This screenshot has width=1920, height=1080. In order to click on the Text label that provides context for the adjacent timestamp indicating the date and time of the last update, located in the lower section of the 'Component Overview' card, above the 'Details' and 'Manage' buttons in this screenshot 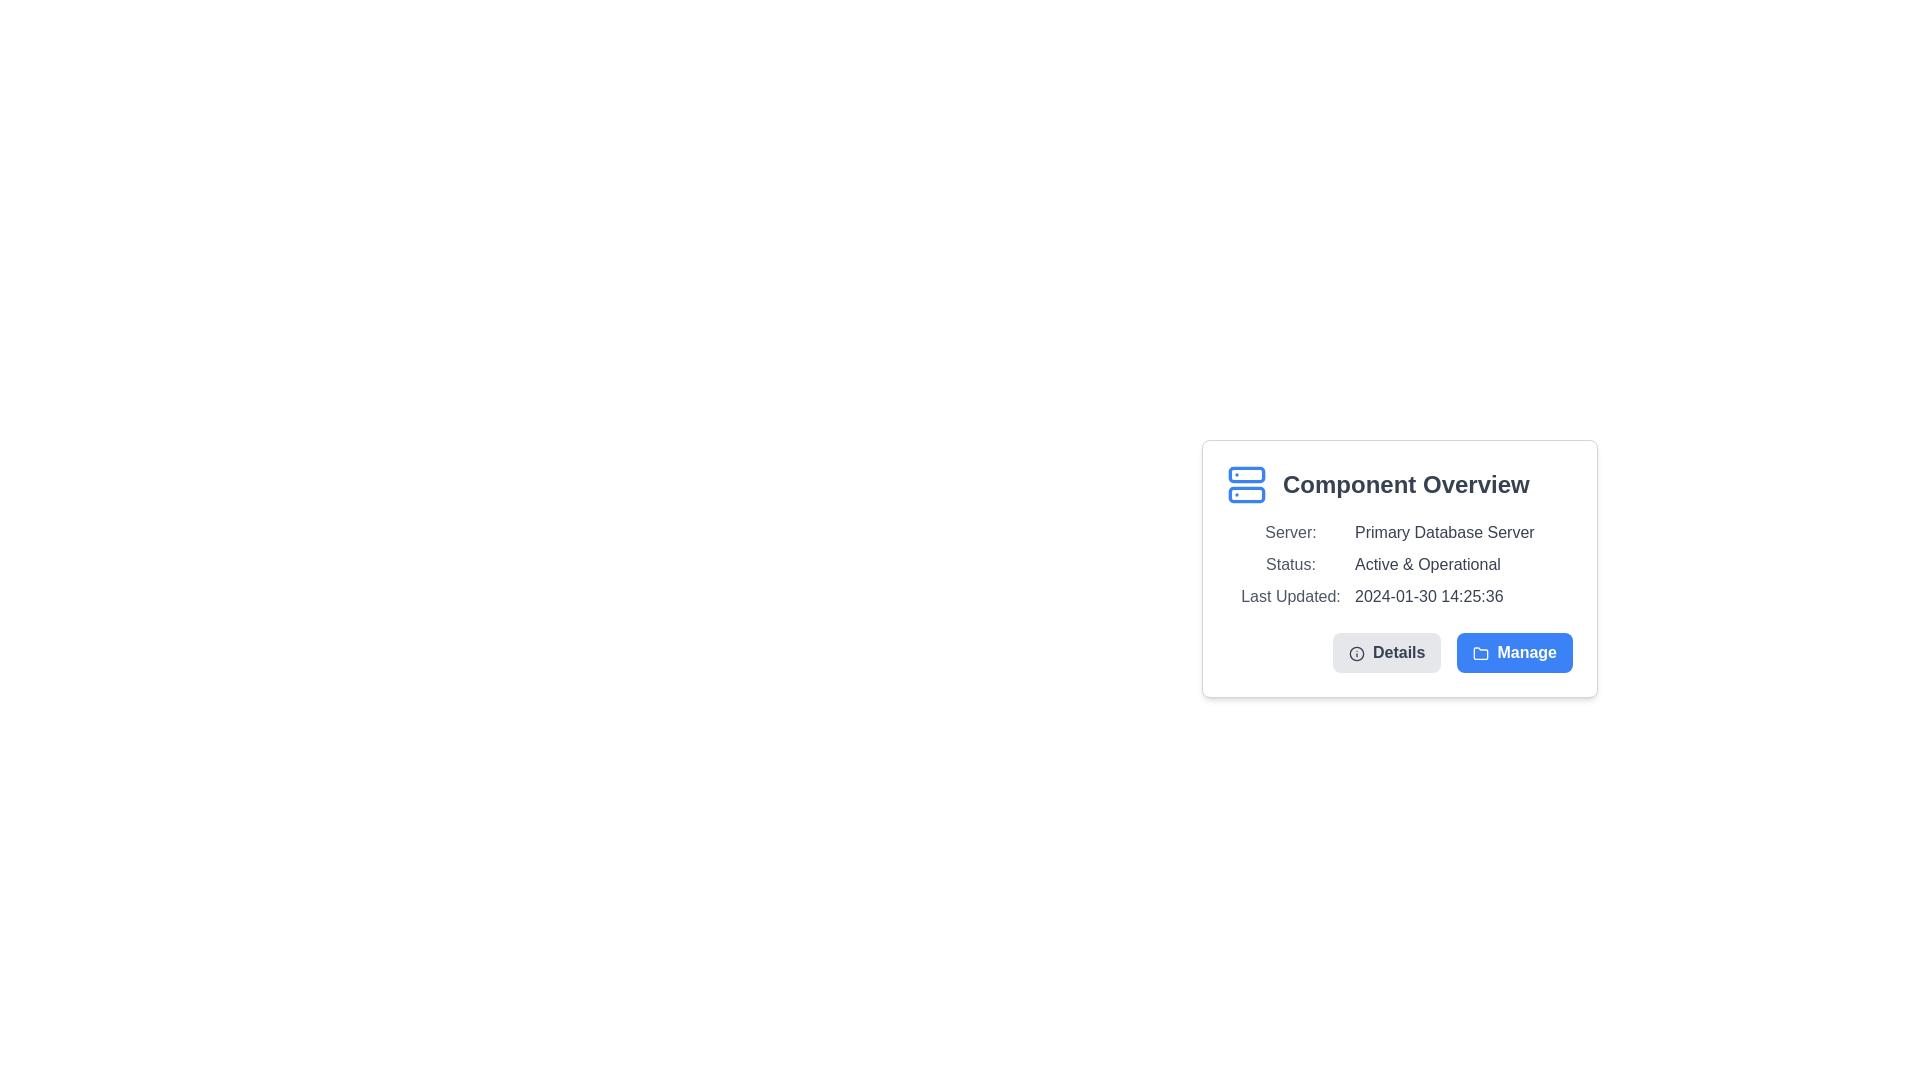, I will do `click(1291, 596)`.